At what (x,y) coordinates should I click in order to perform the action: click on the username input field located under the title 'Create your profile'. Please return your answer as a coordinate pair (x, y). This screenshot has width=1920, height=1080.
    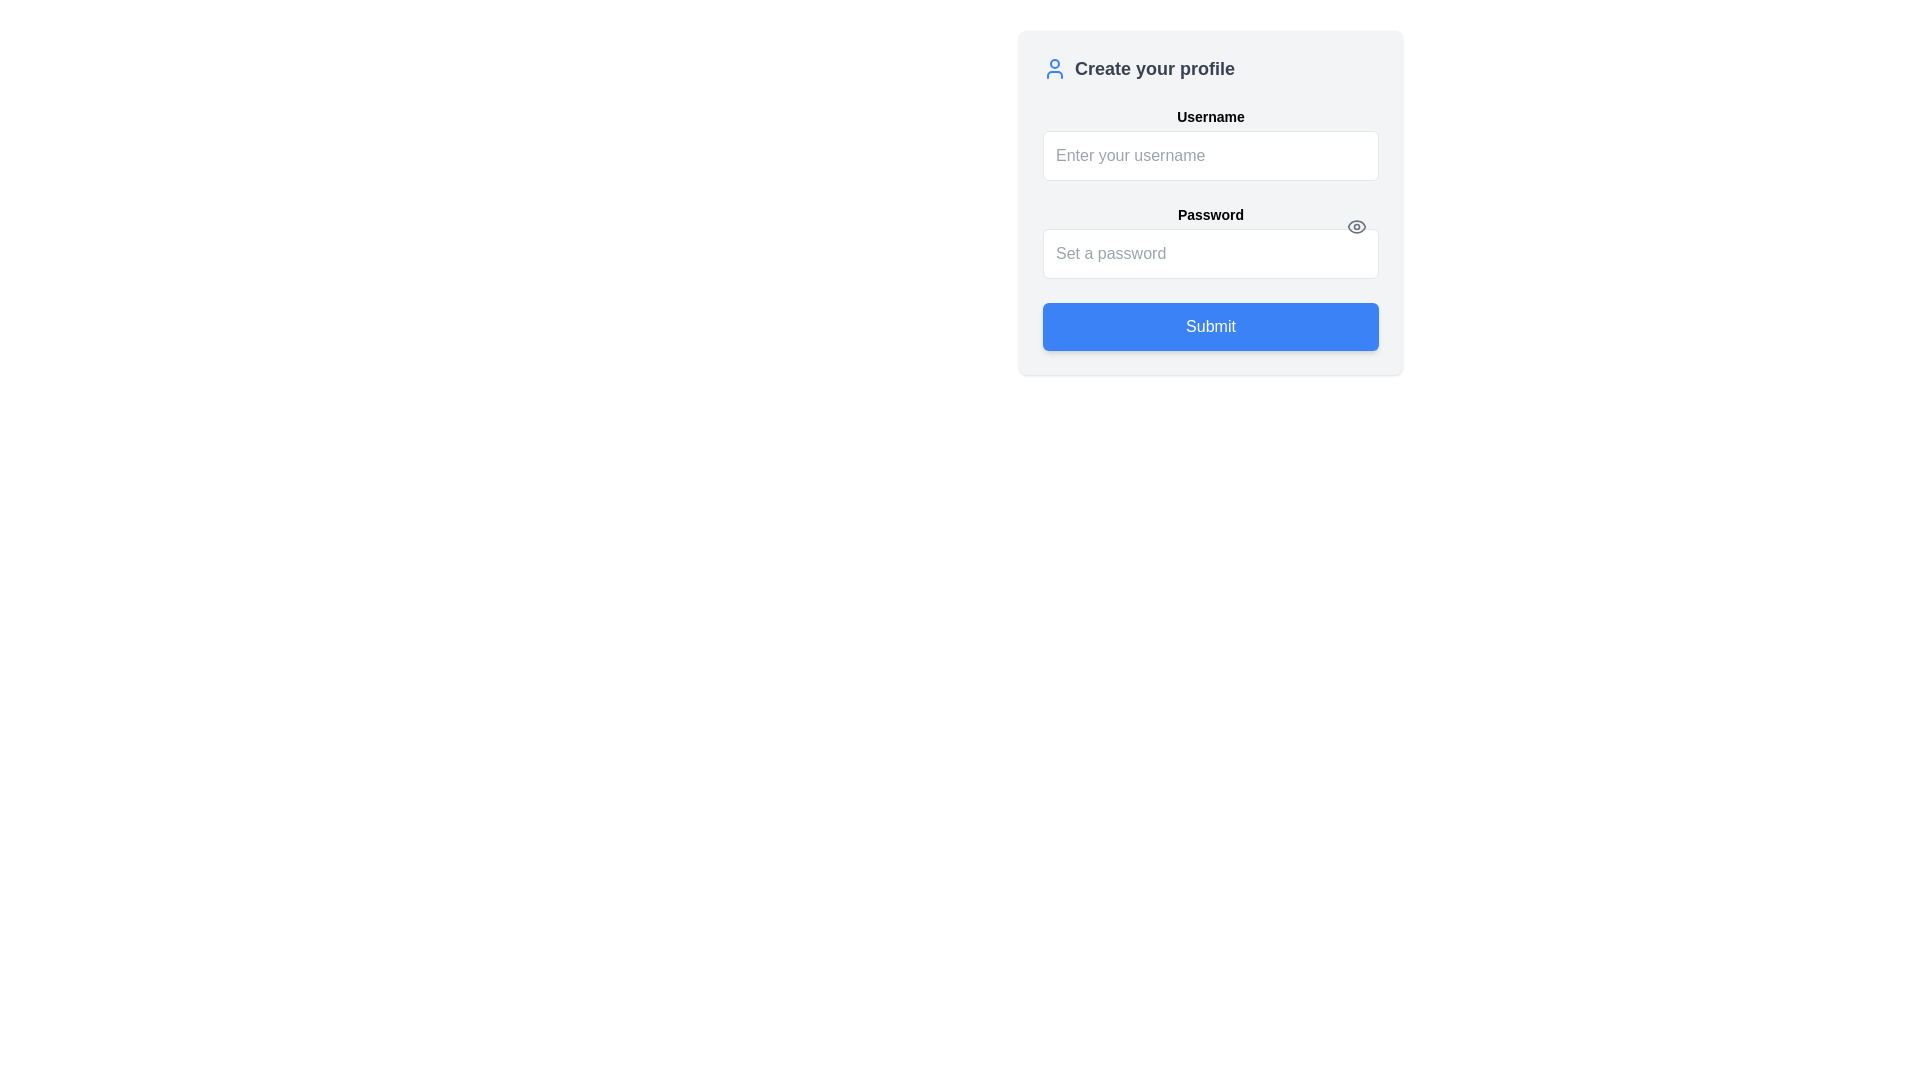
    Looking at the image, I should click on (1209, 142).